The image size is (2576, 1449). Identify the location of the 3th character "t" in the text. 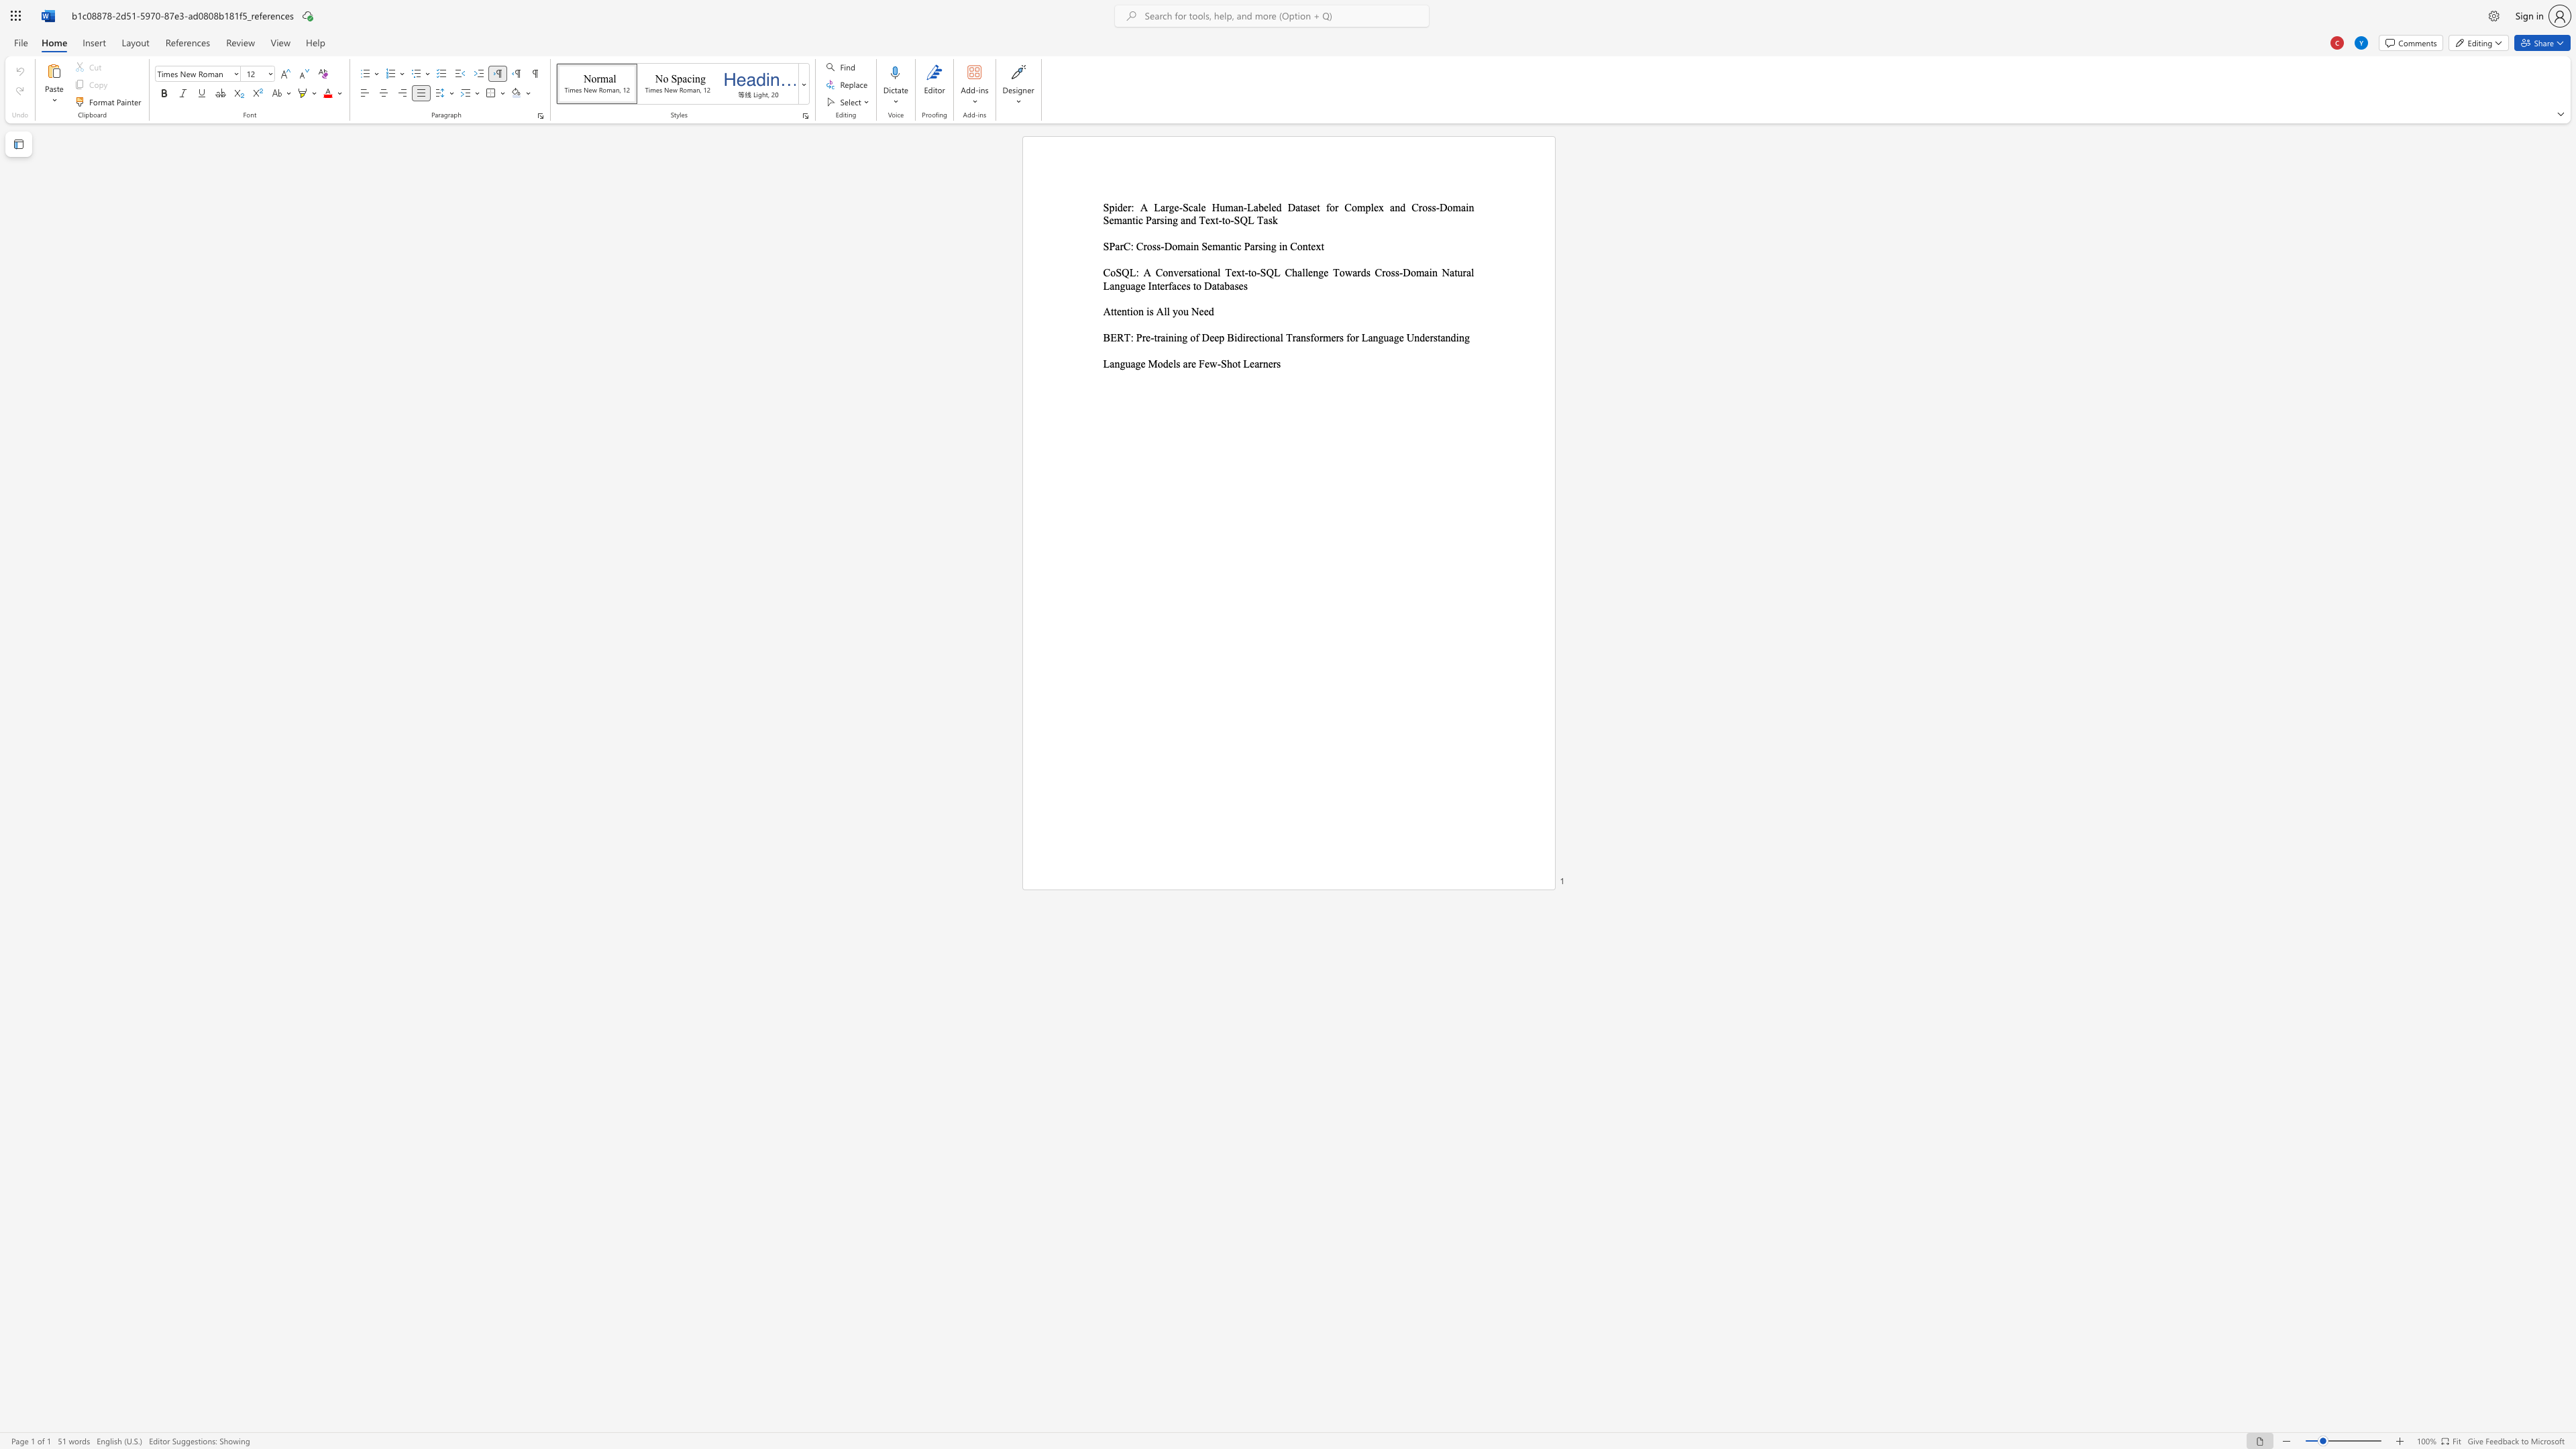
(1128, 311).